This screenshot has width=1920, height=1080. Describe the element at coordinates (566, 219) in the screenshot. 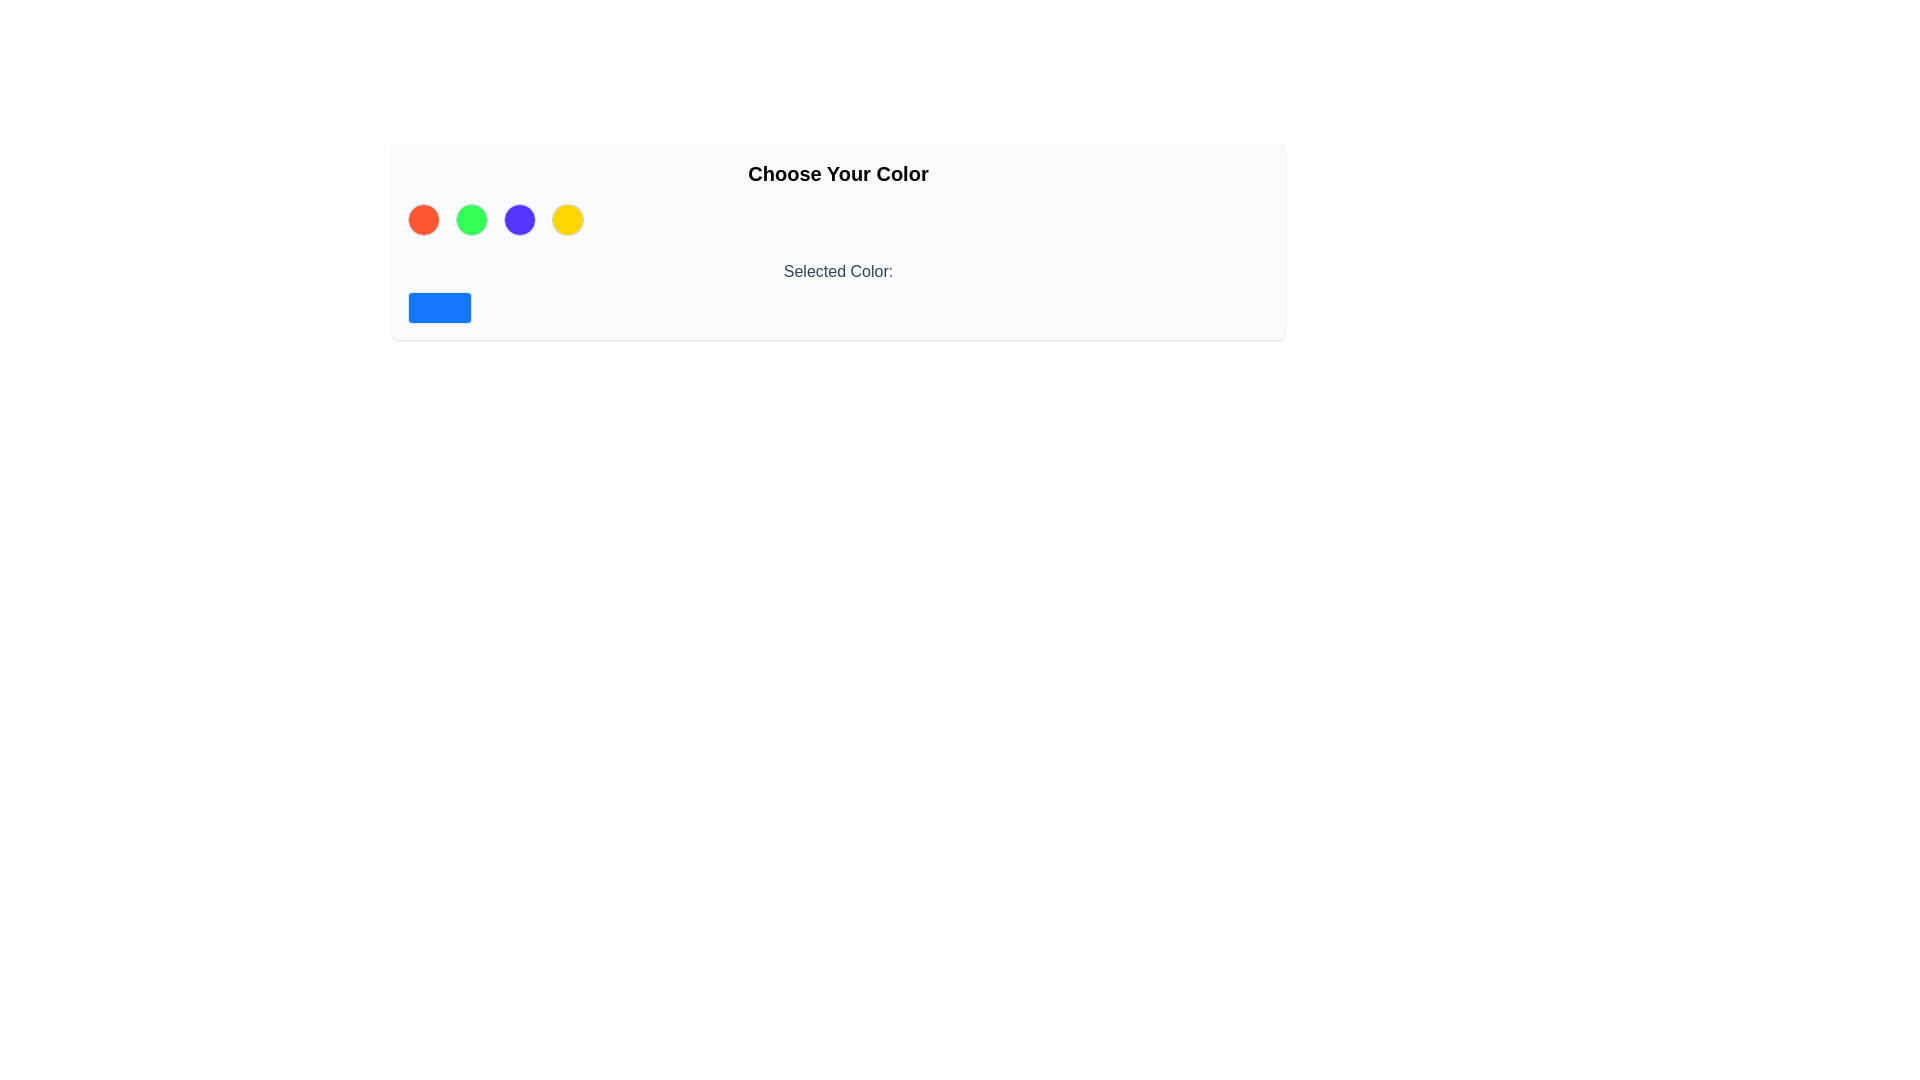

I see `the fourth circular color indicator in the color palette` at that location.